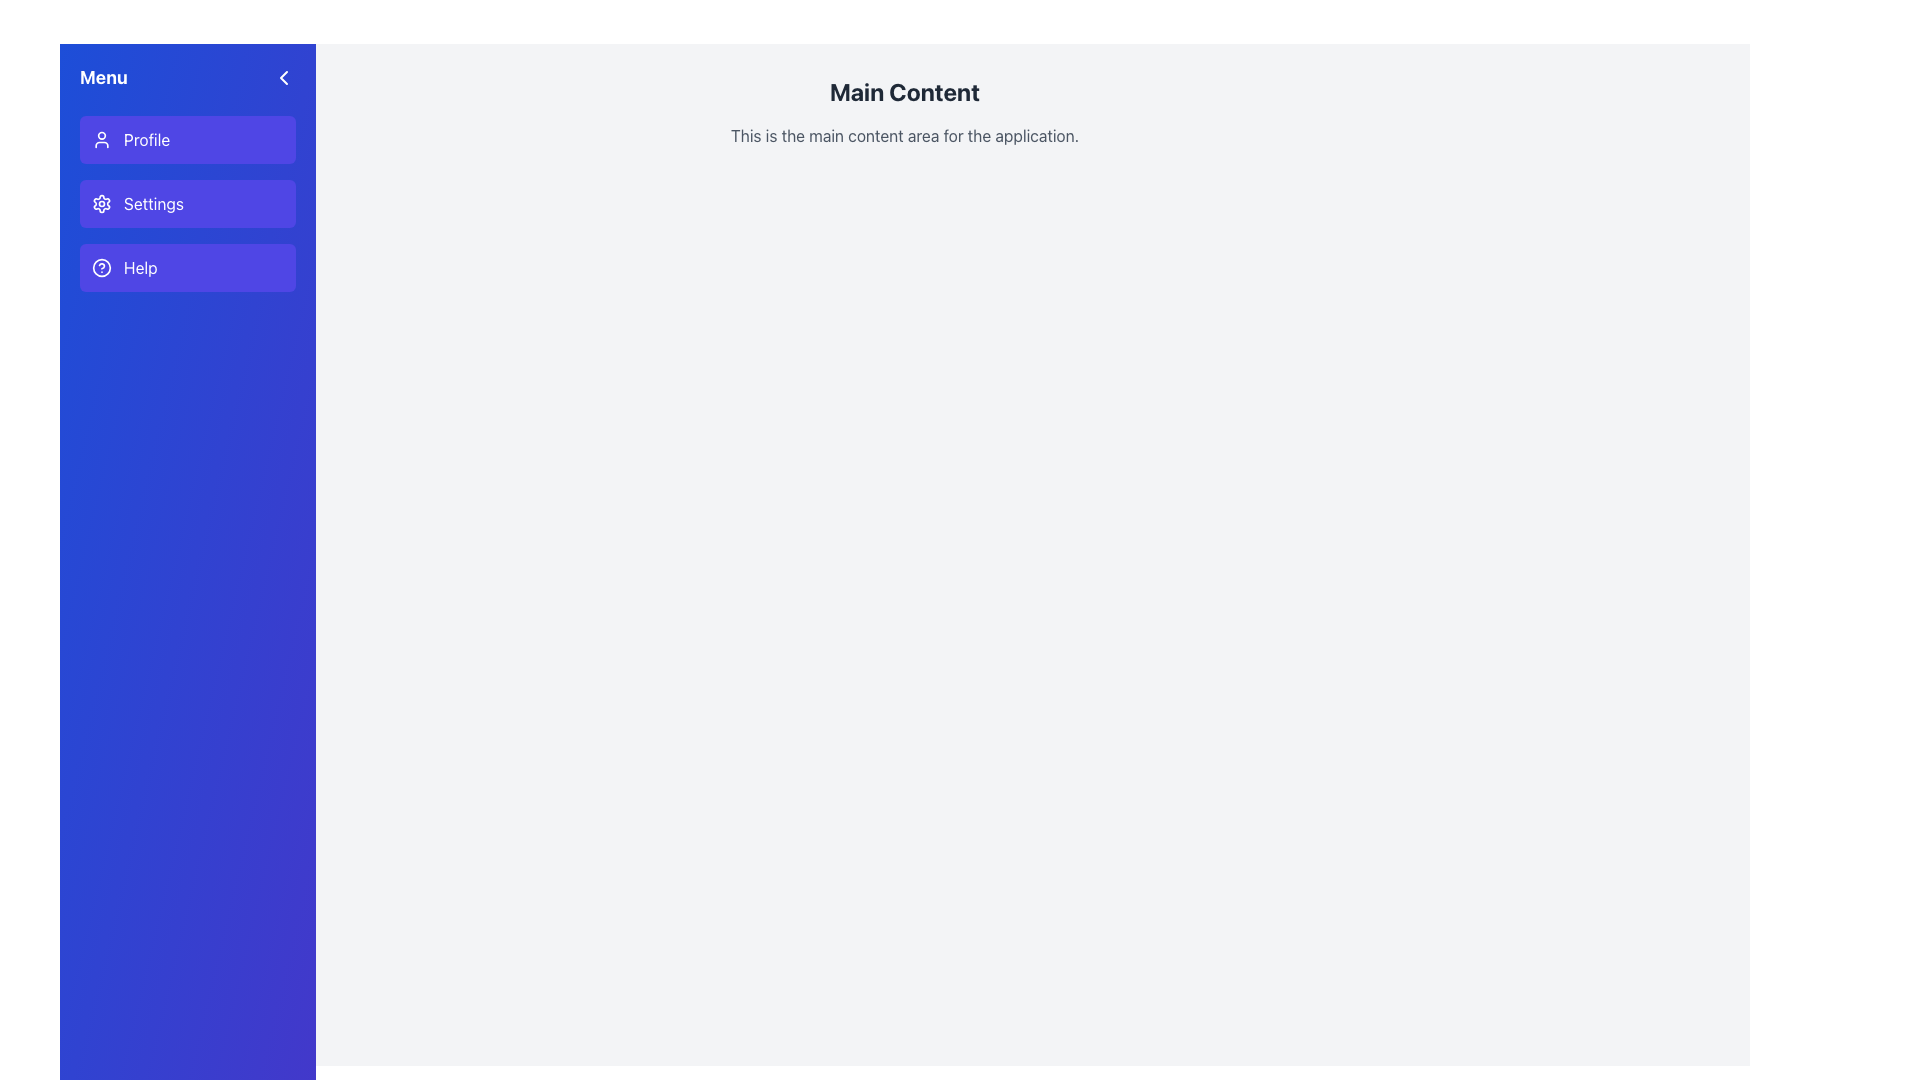 This screenshot has width=1920, height=1080. I want to click on the navigation button located in the top-left of the sidebar menu, so click(187, 138).